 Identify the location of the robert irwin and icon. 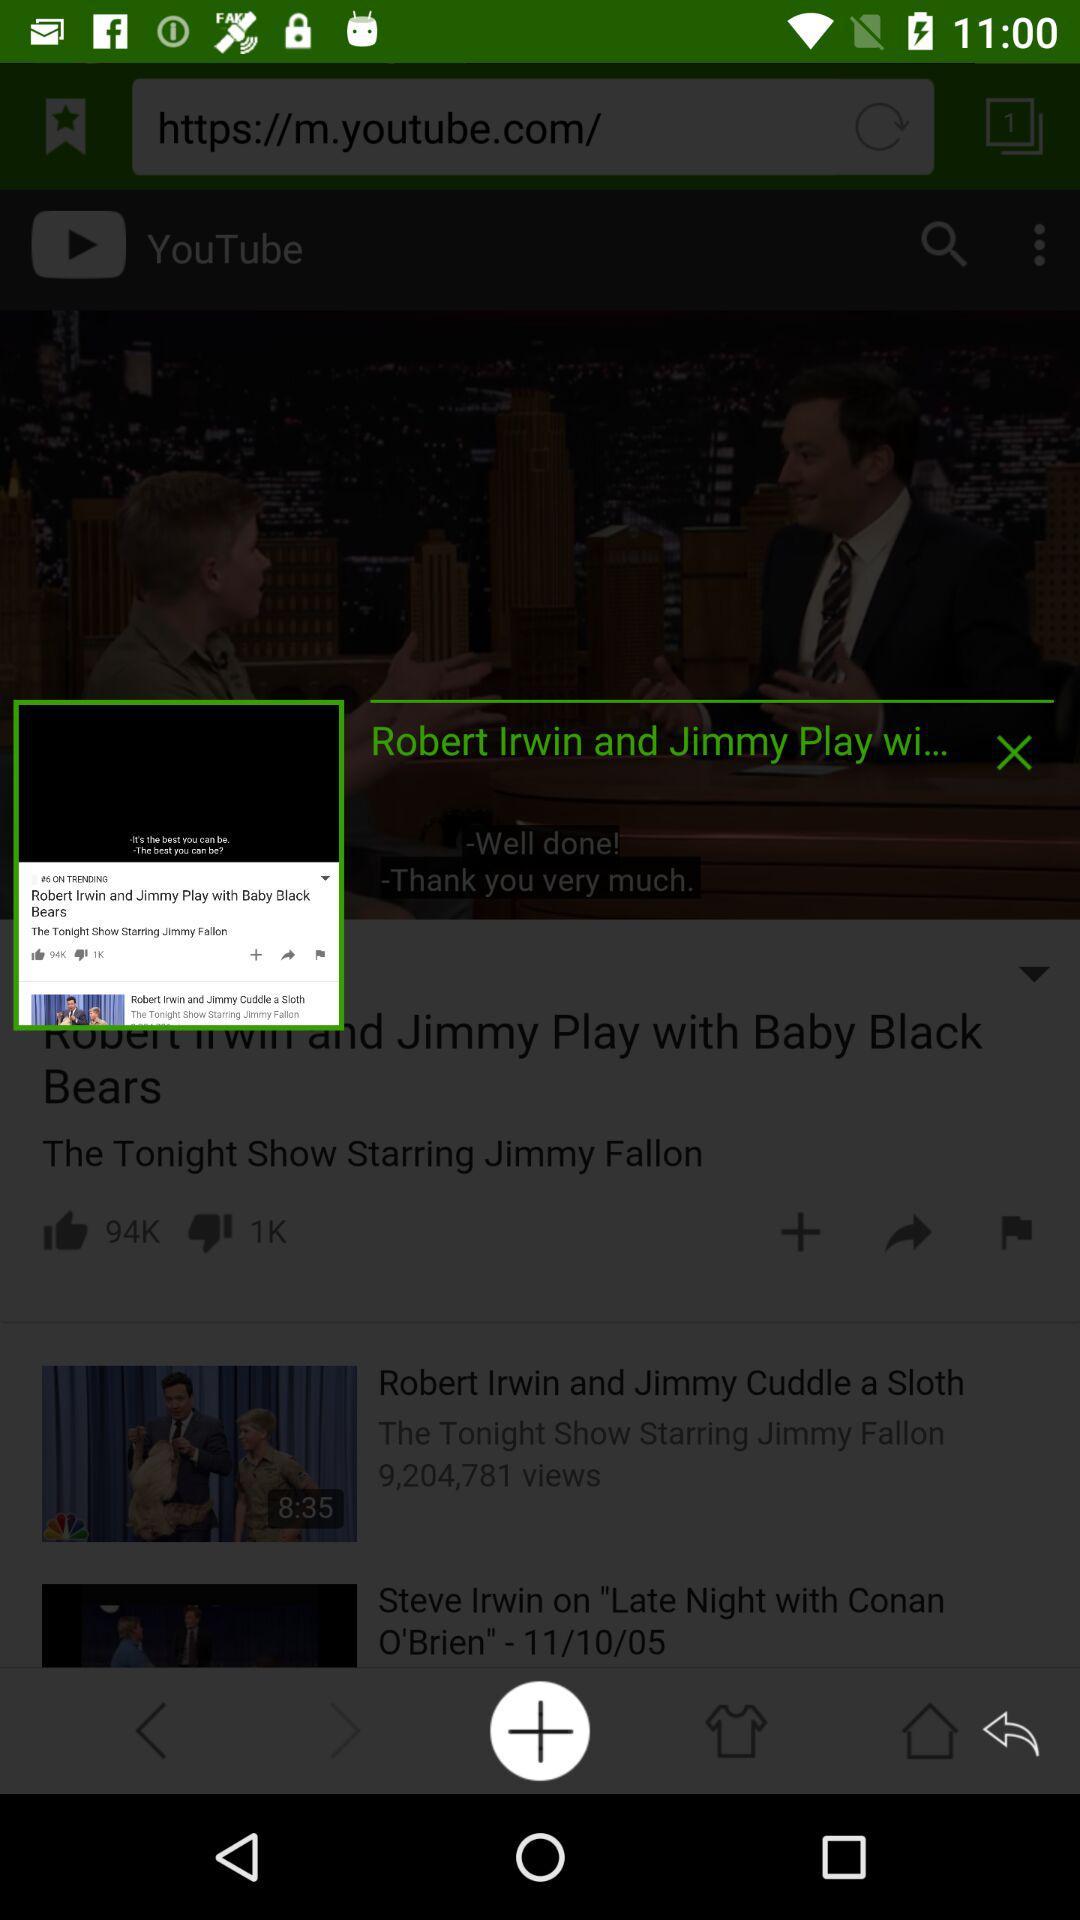
(659, 738).